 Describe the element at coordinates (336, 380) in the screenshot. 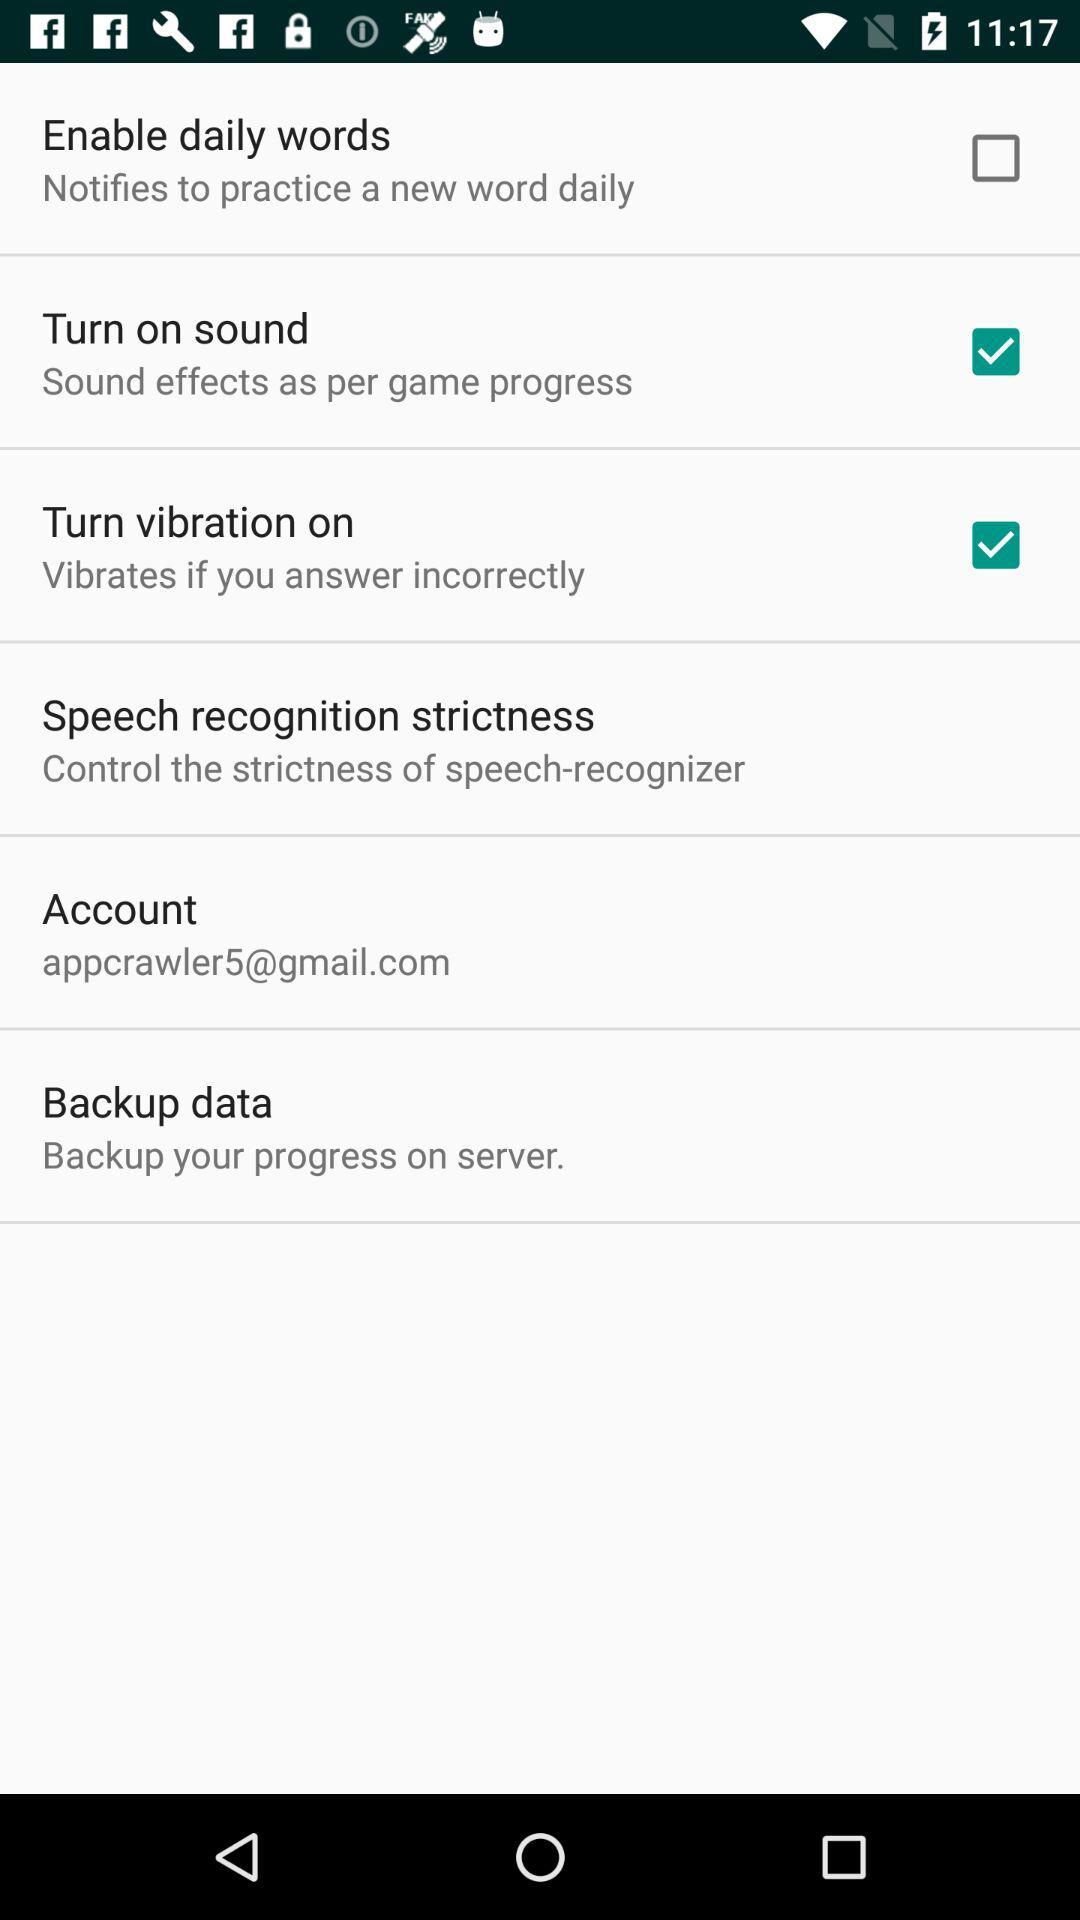

I see `the sound effects as item` at that location.